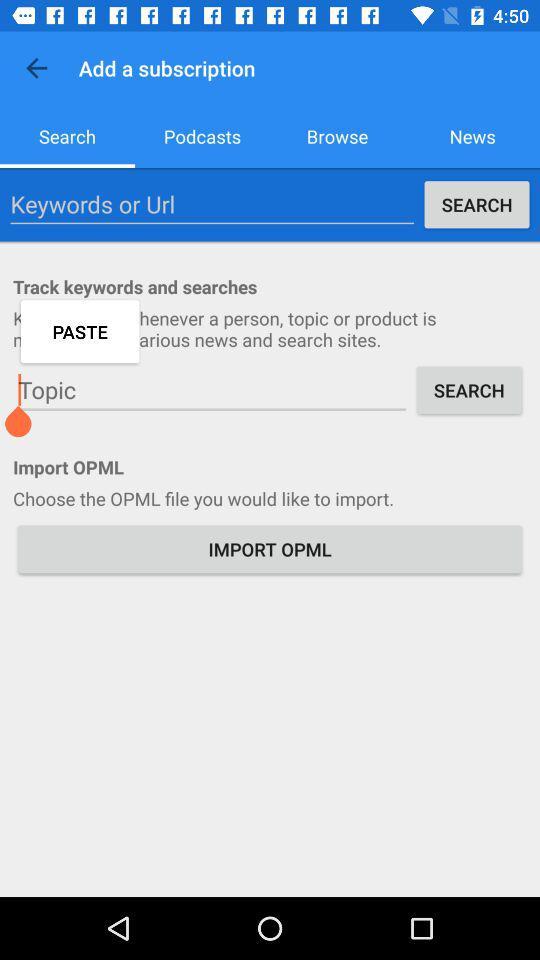  Describe the element at coordinates (202, 135) in the screenshot. I see `podcasts item` at that location.